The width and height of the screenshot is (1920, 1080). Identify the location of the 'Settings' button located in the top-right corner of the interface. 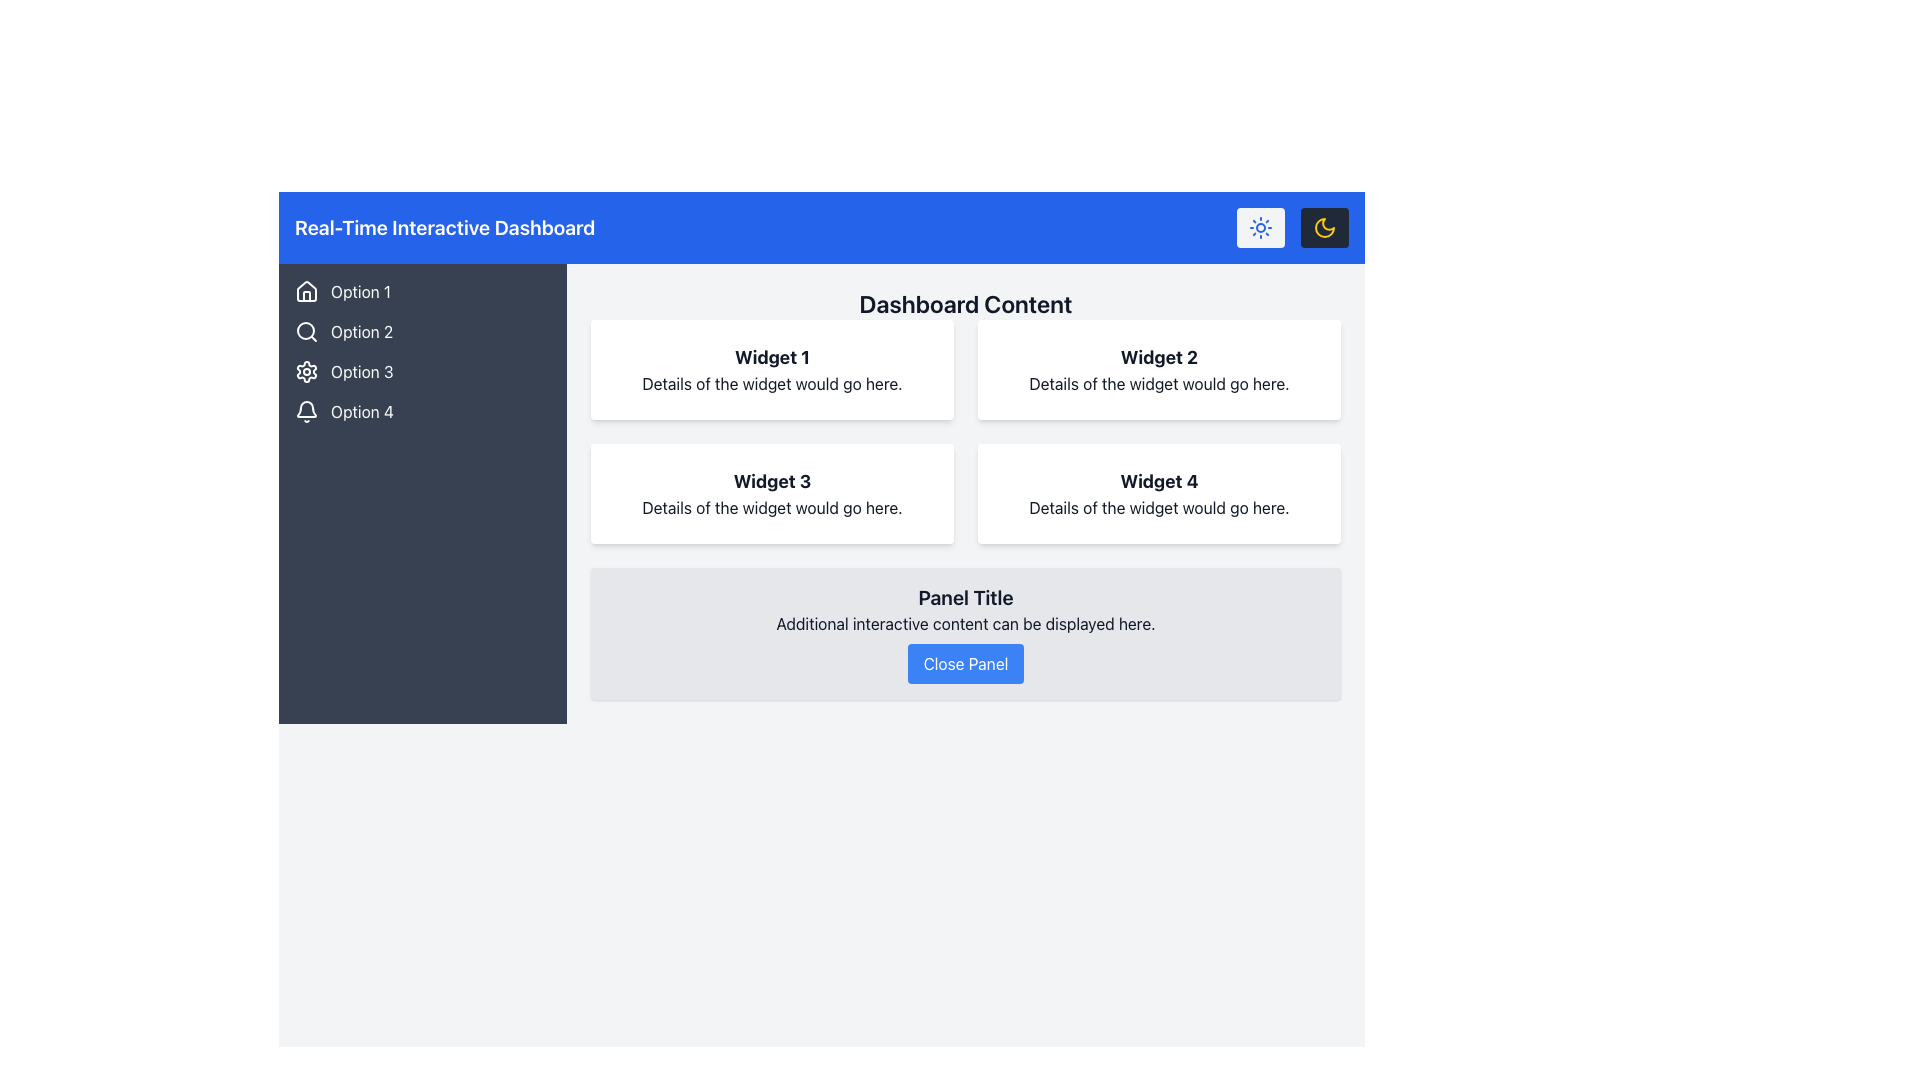
(306, 371).